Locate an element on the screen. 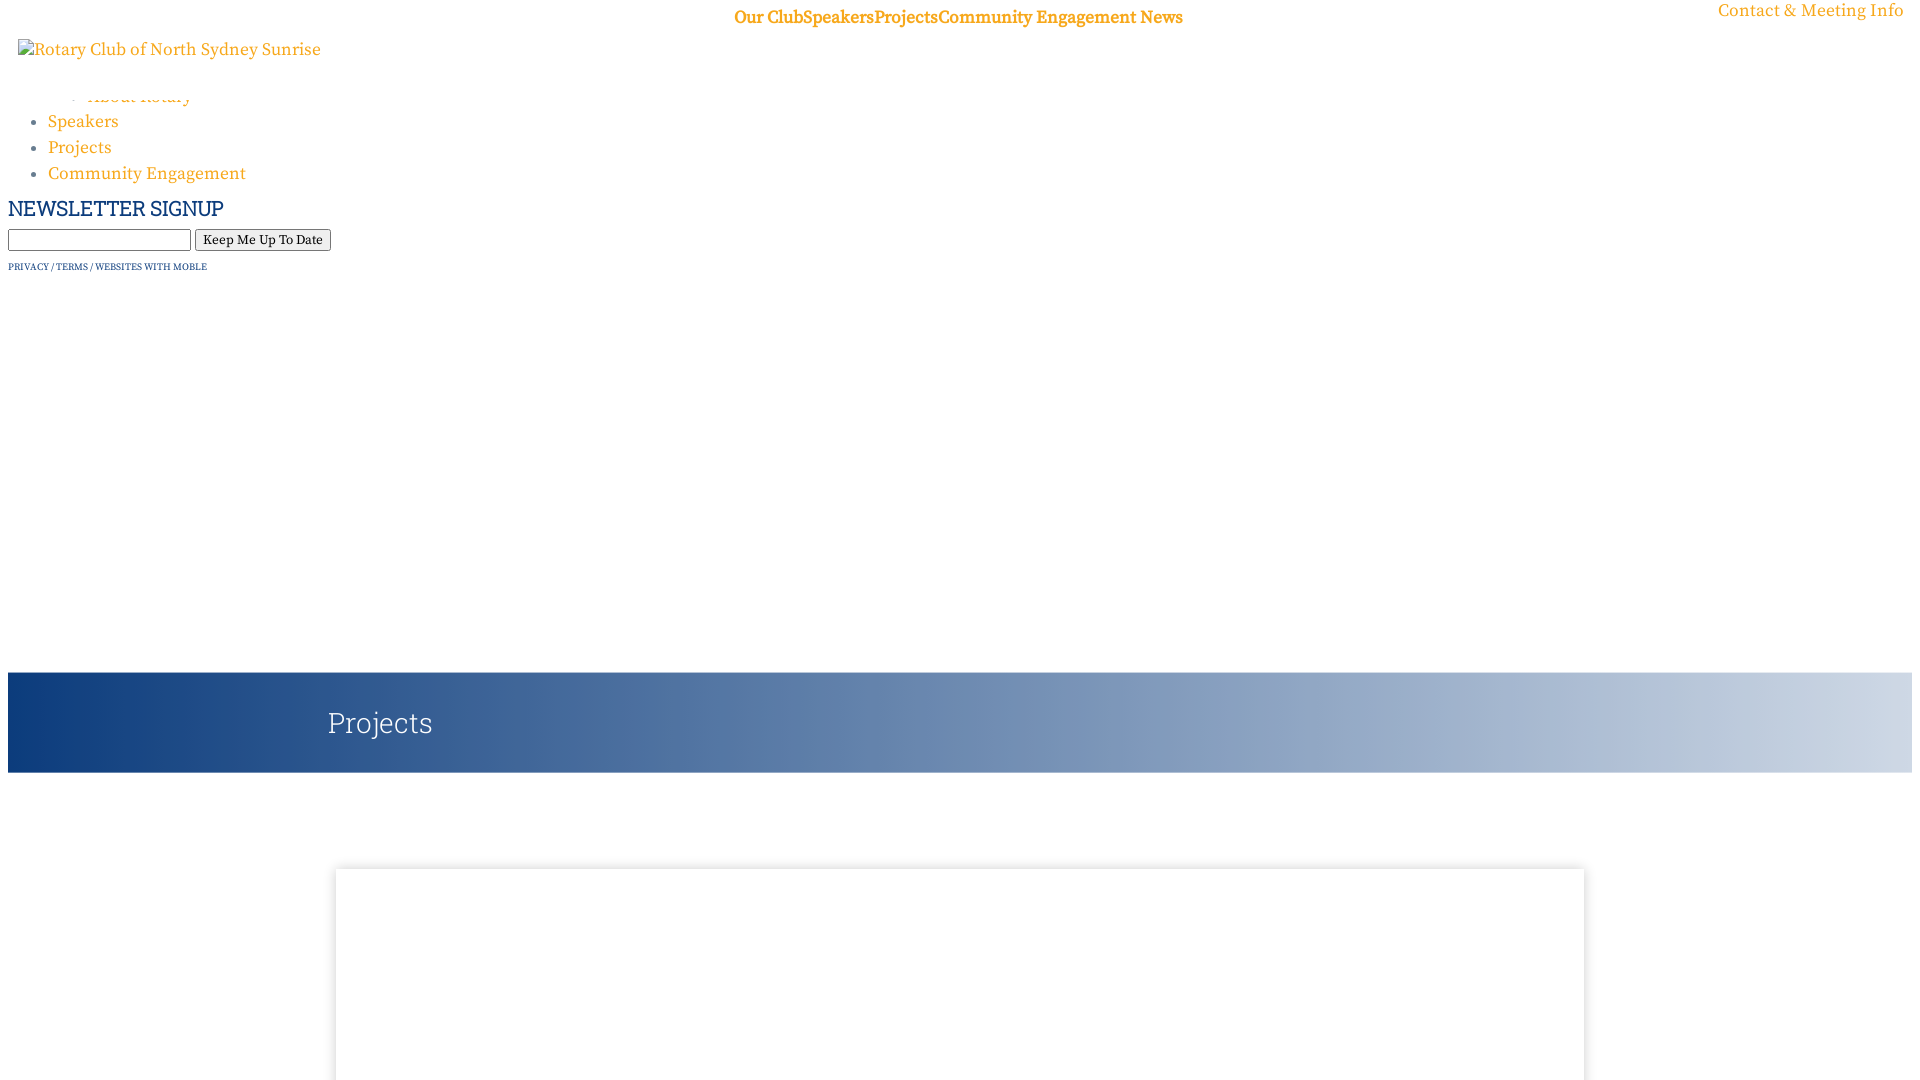 Image resolution: width=1920 pixels, height=1080 pixels. 'Contact & Meeting Info' is located at coordinates (1810, 11).